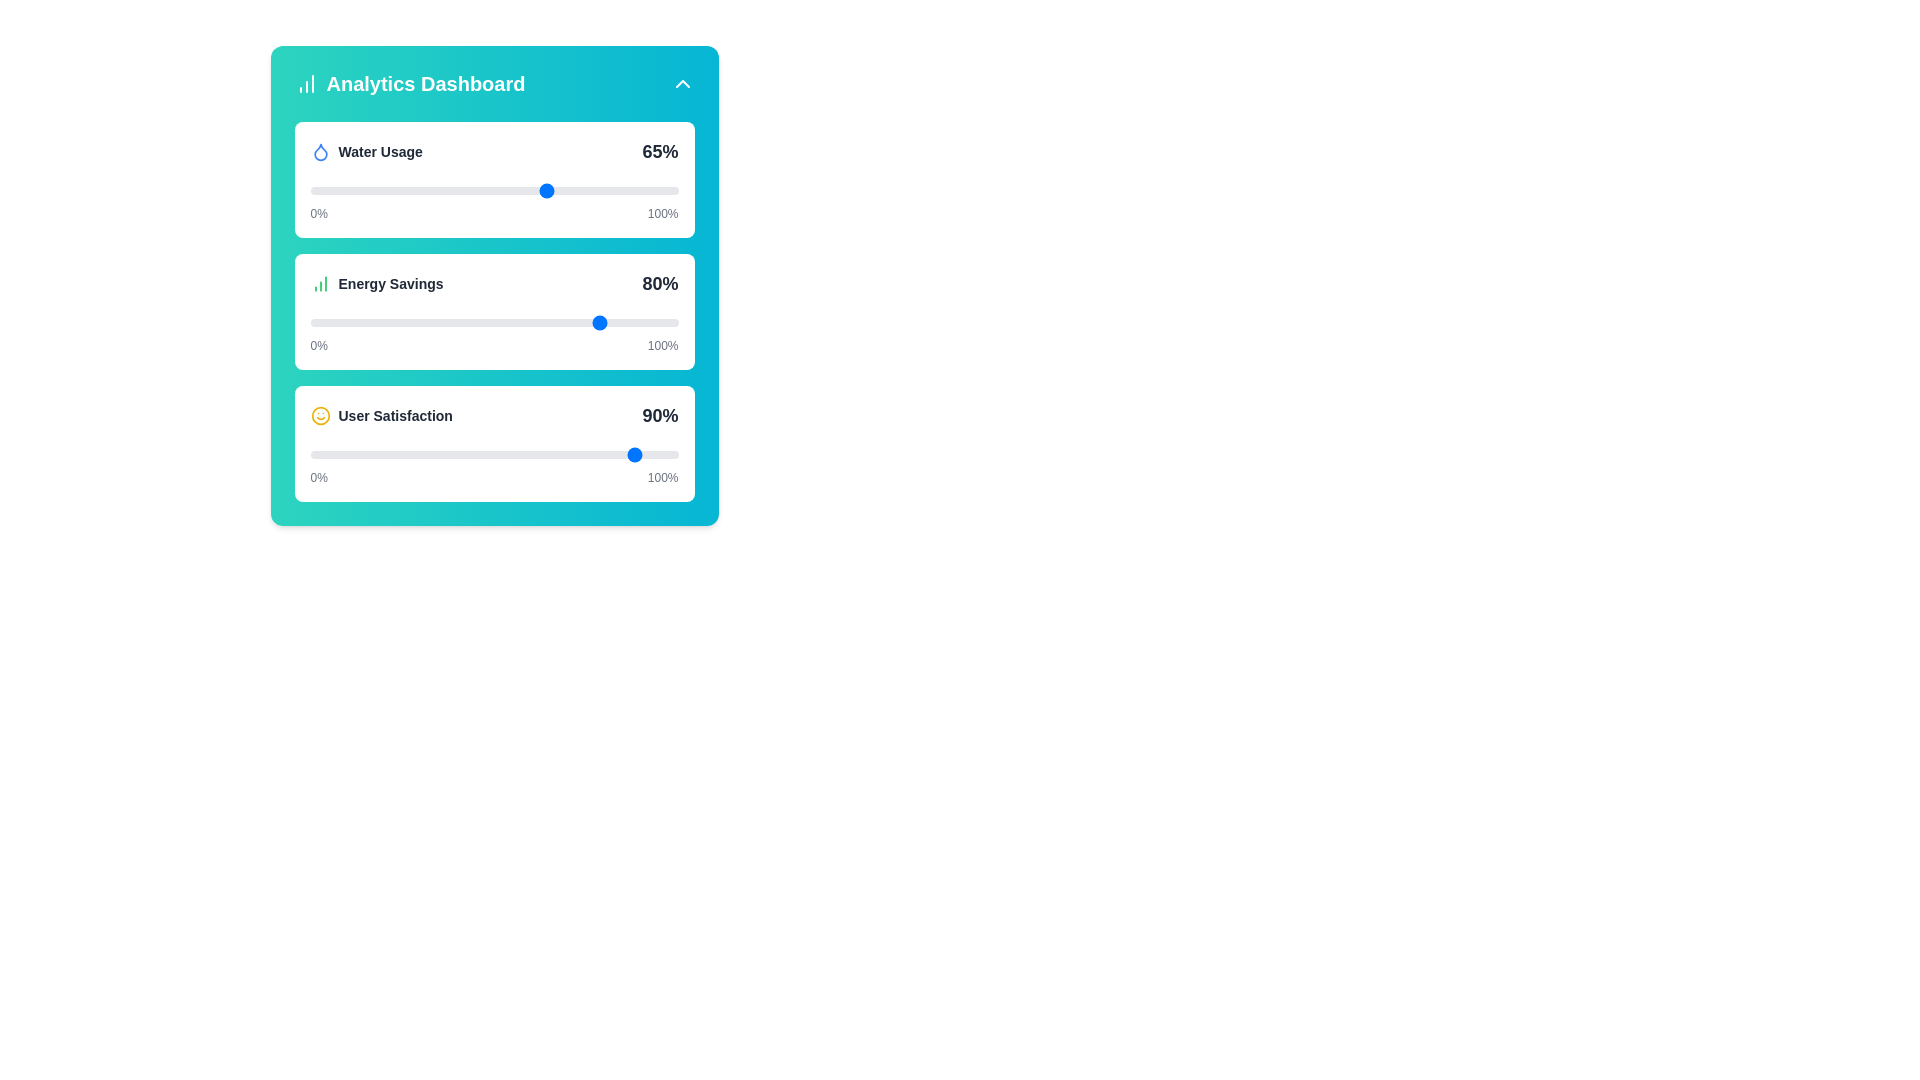  I want to click on the slider, so click(313, 322).